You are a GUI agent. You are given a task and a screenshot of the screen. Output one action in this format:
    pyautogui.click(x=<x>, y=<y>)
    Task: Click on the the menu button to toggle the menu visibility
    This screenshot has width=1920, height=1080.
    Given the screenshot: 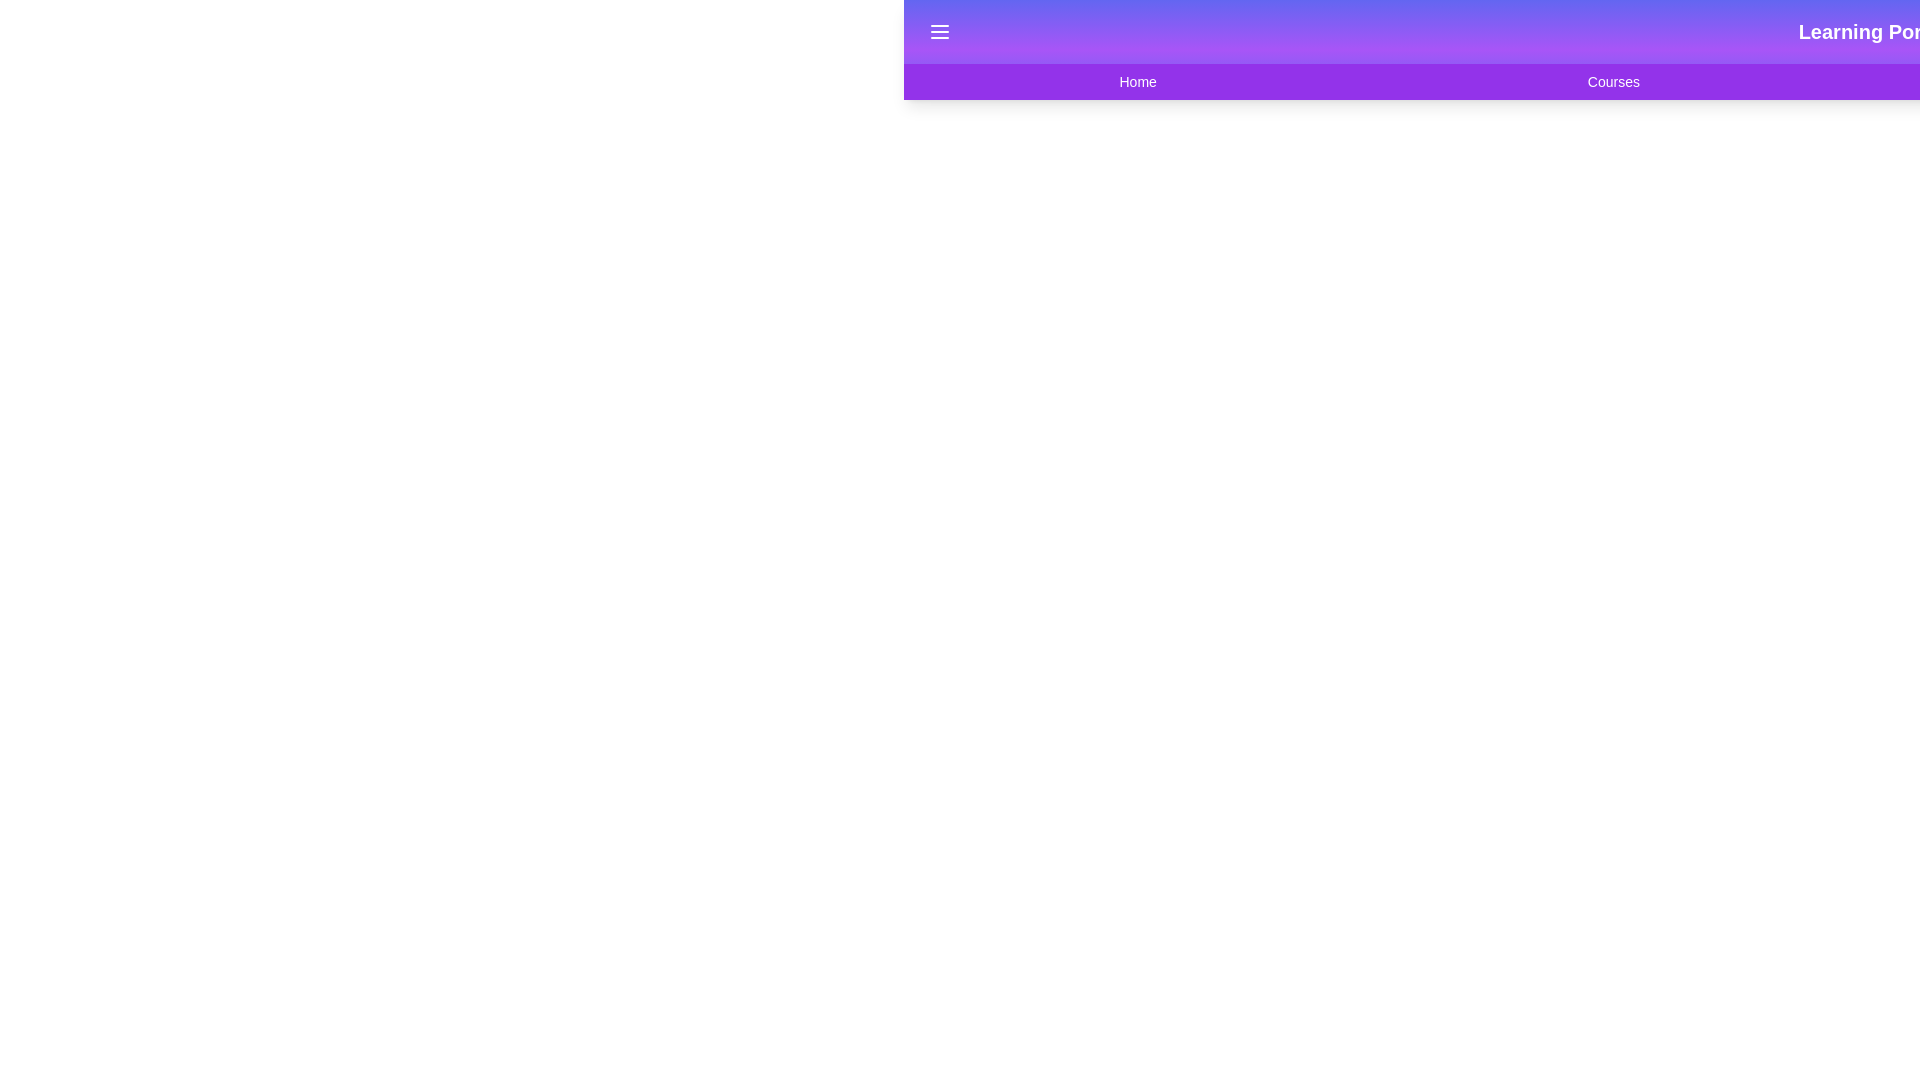 What is the action you would take?
    pyautogui.click(x=939, y=31)
    